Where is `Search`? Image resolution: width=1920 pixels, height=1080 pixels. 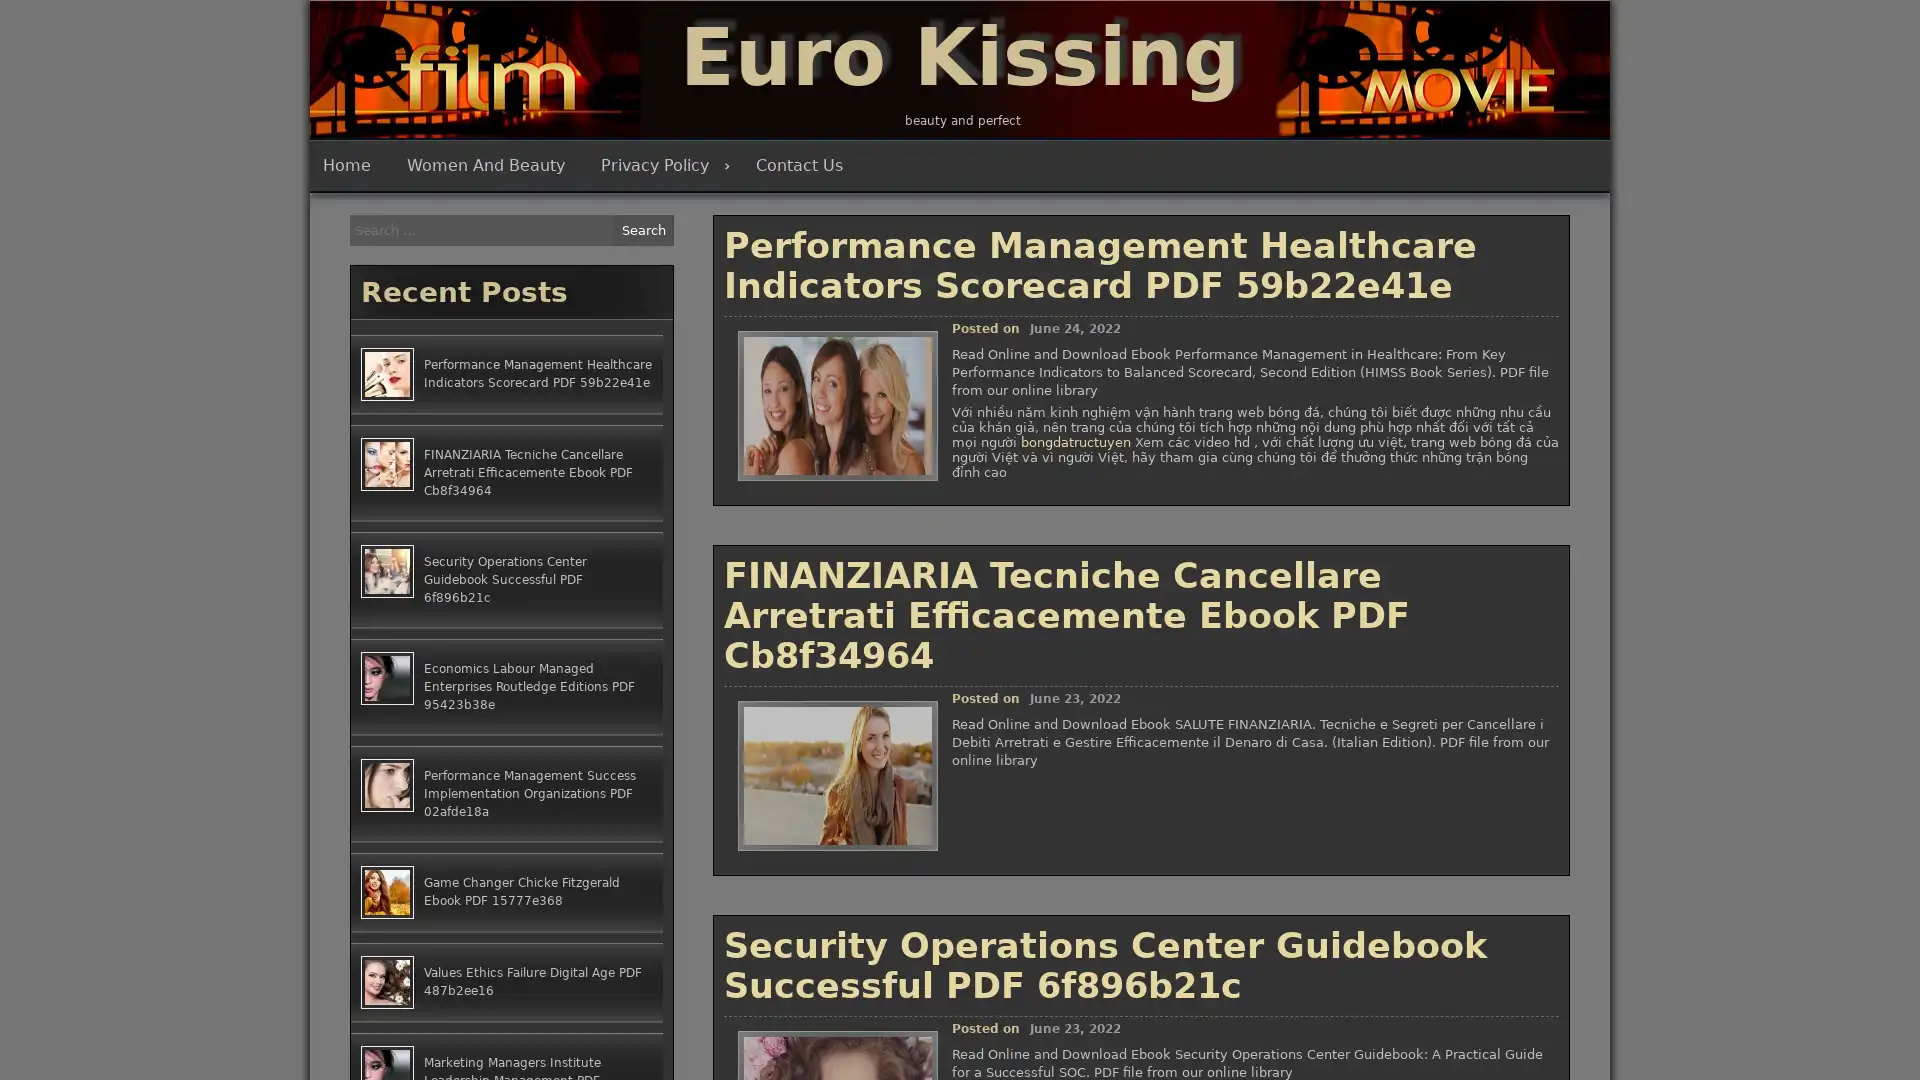
Search is located at coordinates (643, 229).